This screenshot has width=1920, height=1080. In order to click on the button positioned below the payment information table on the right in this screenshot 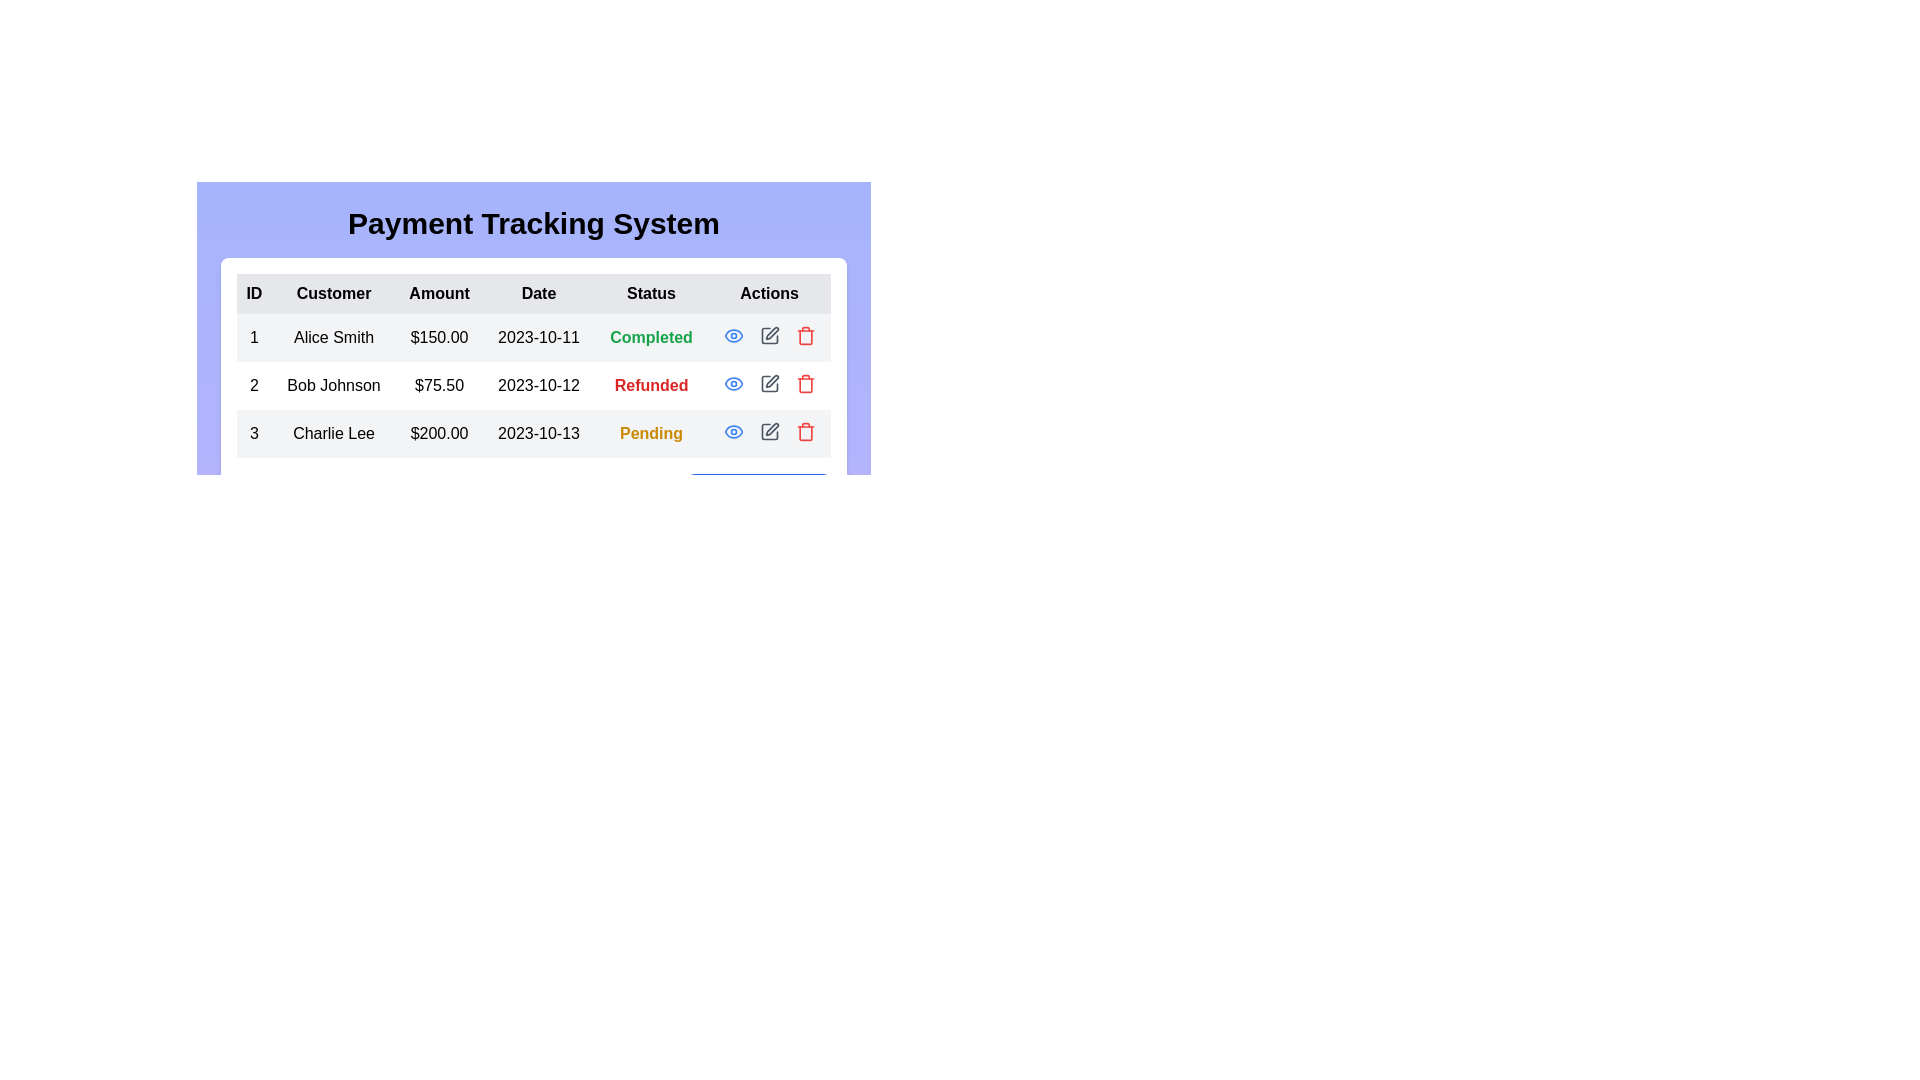, I will do `click(533, 493)`.